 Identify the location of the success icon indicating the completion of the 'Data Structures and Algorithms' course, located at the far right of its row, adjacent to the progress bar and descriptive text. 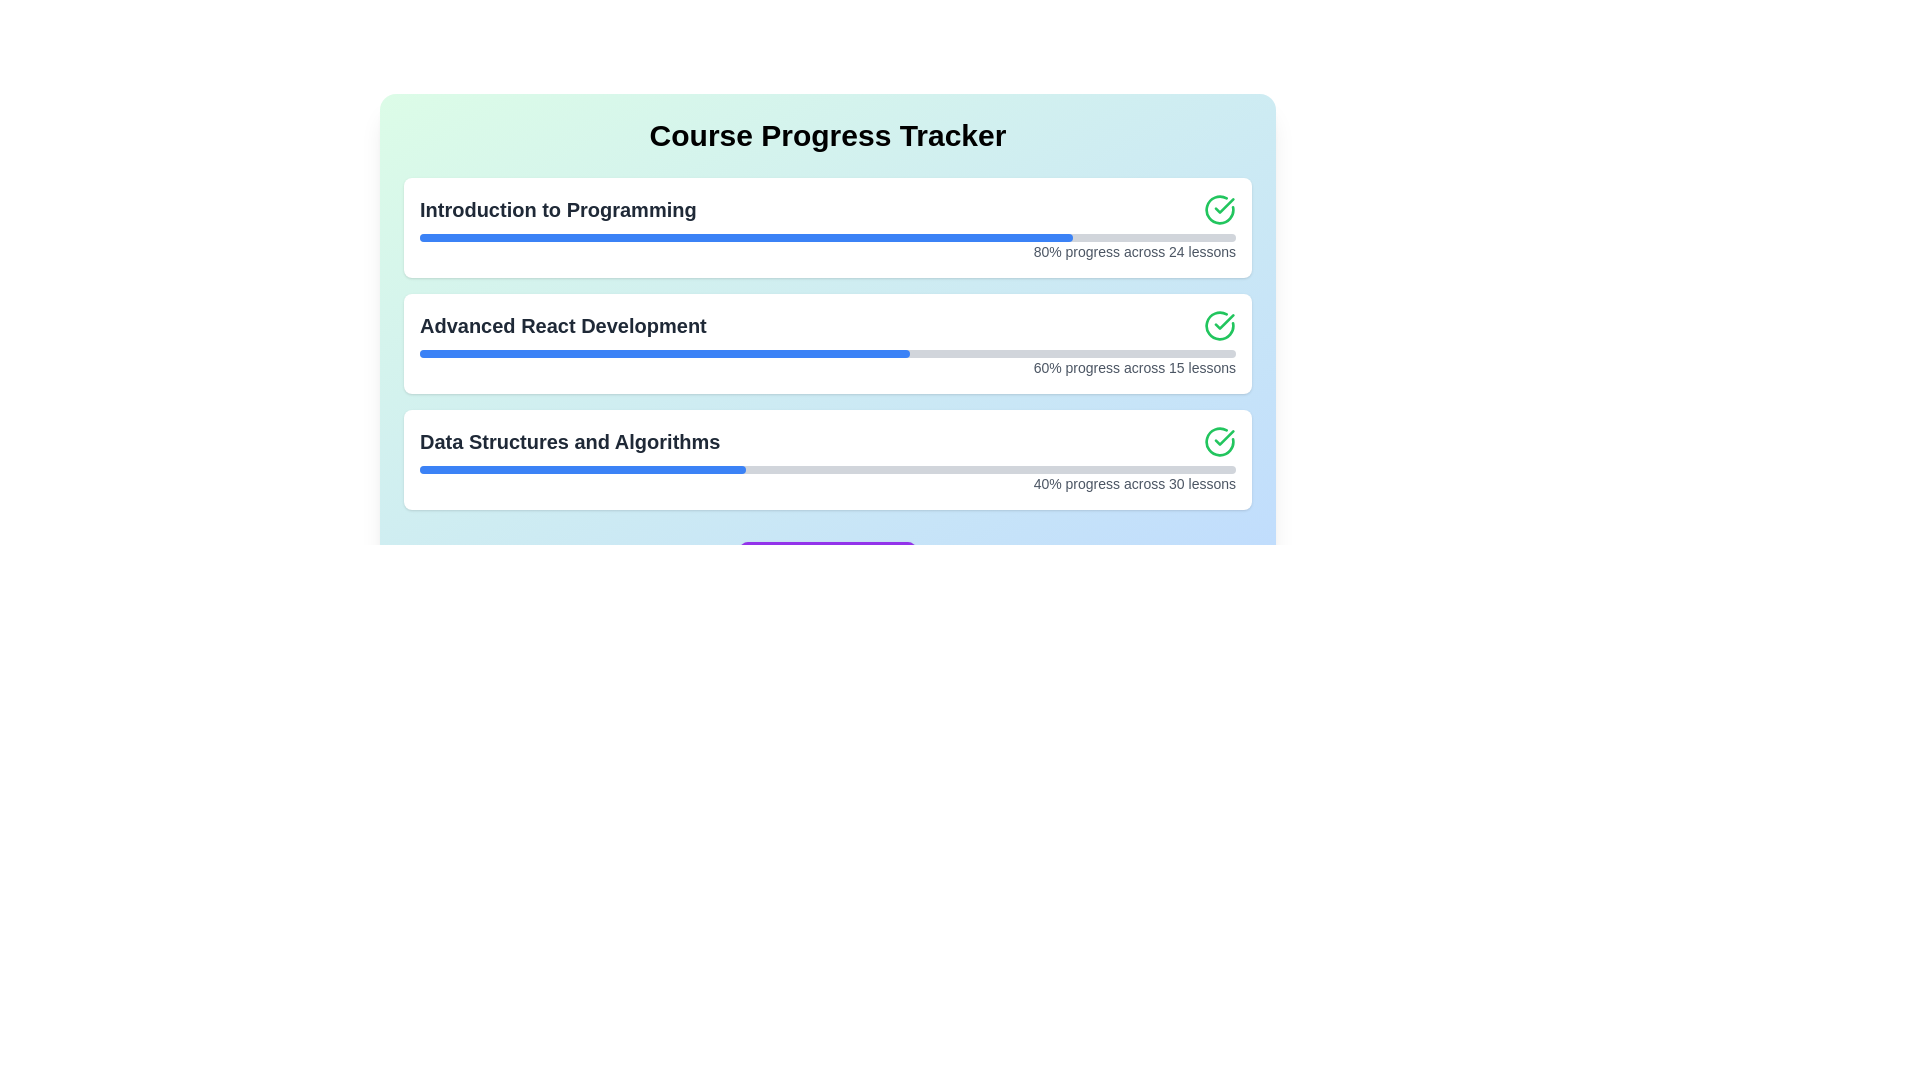
(1218, 441).